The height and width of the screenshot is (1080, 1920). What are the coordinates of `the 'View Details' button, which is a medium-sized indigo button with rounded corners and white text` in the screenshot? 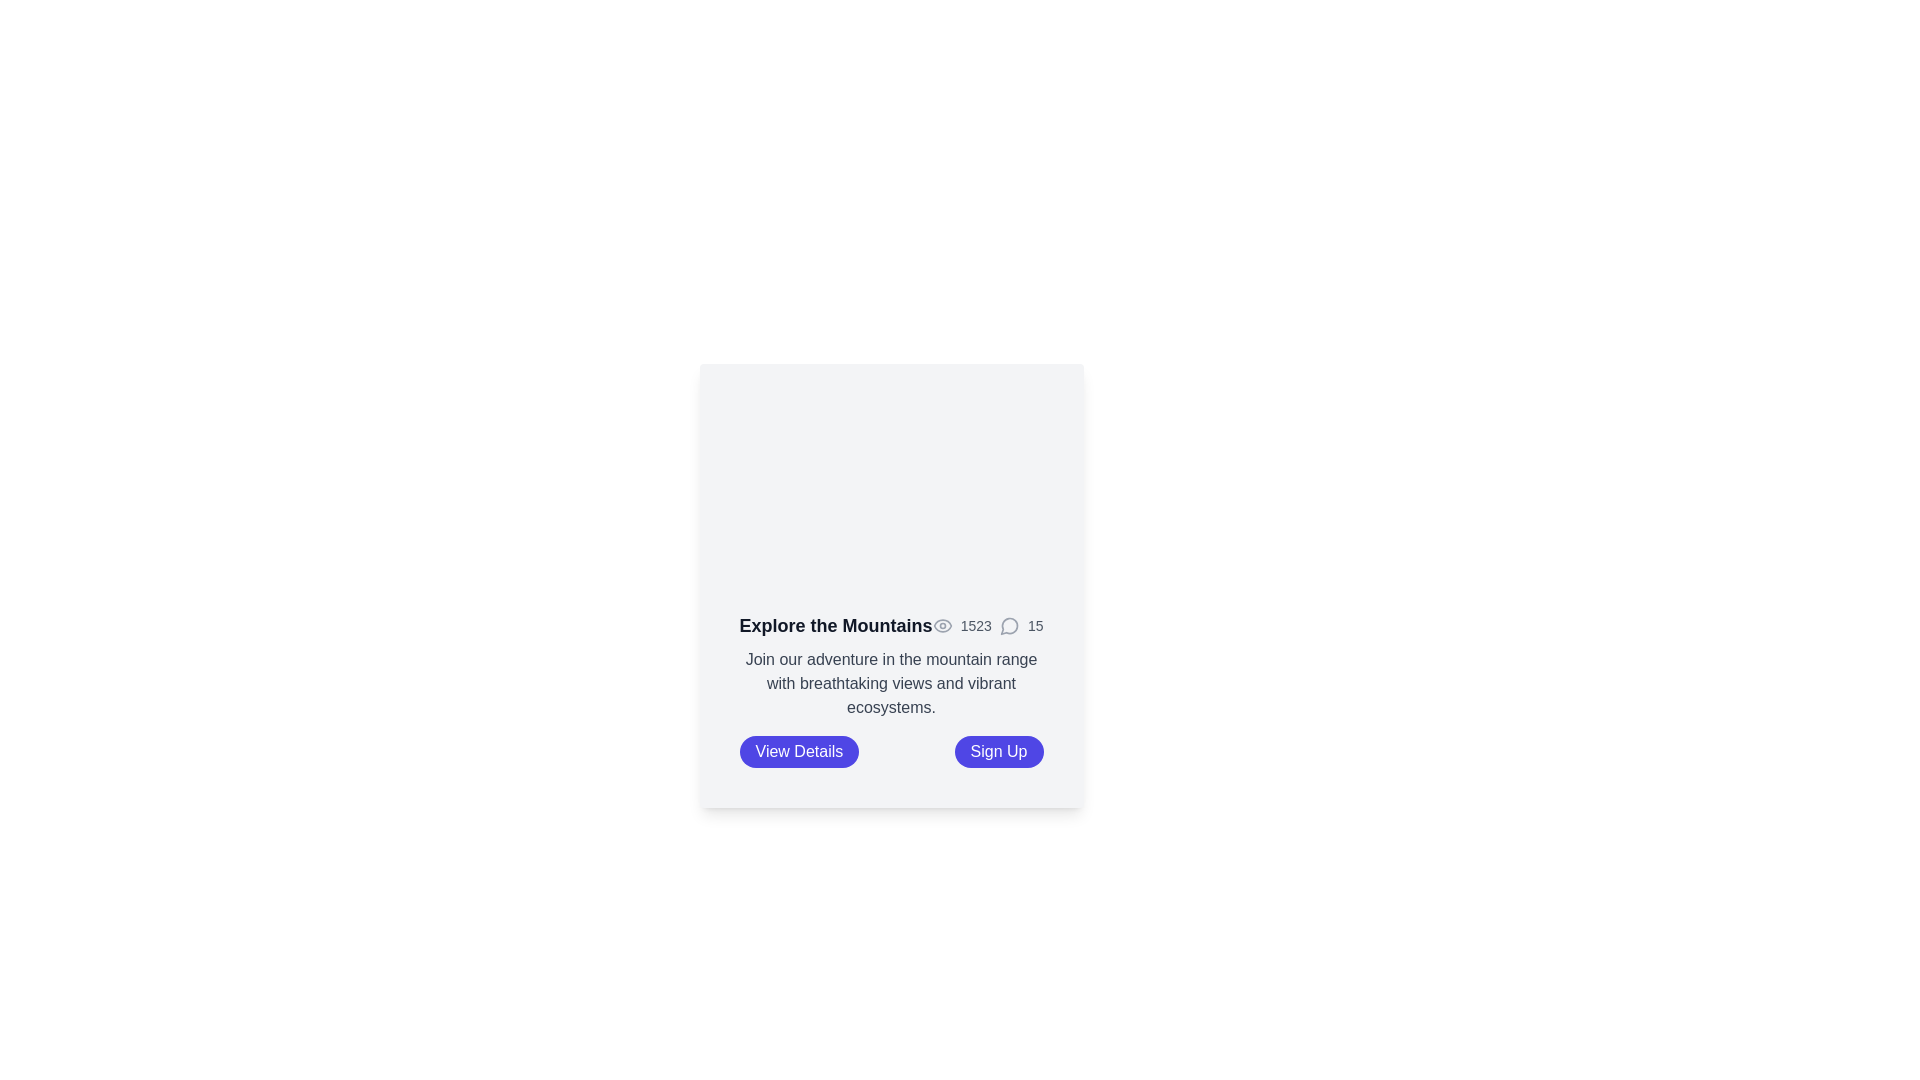 It's located at (798, 752).